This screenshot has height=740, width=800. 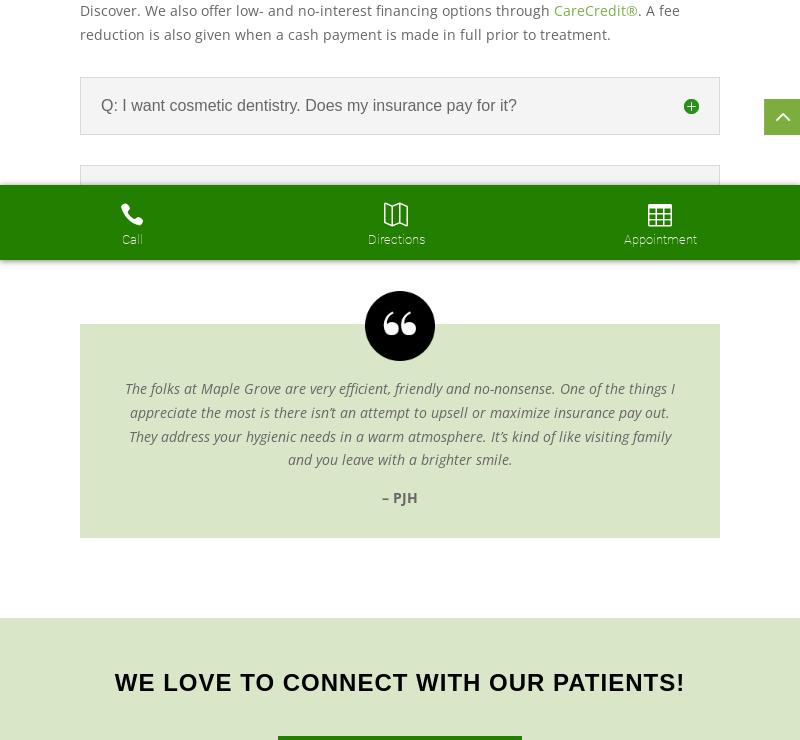 What do you see at coordinates (100, 104) in the screenshot?
I see `'Q: I want cosmetic dentistry. Does my insurance pay for it?'` at bounding box center [100, 104].